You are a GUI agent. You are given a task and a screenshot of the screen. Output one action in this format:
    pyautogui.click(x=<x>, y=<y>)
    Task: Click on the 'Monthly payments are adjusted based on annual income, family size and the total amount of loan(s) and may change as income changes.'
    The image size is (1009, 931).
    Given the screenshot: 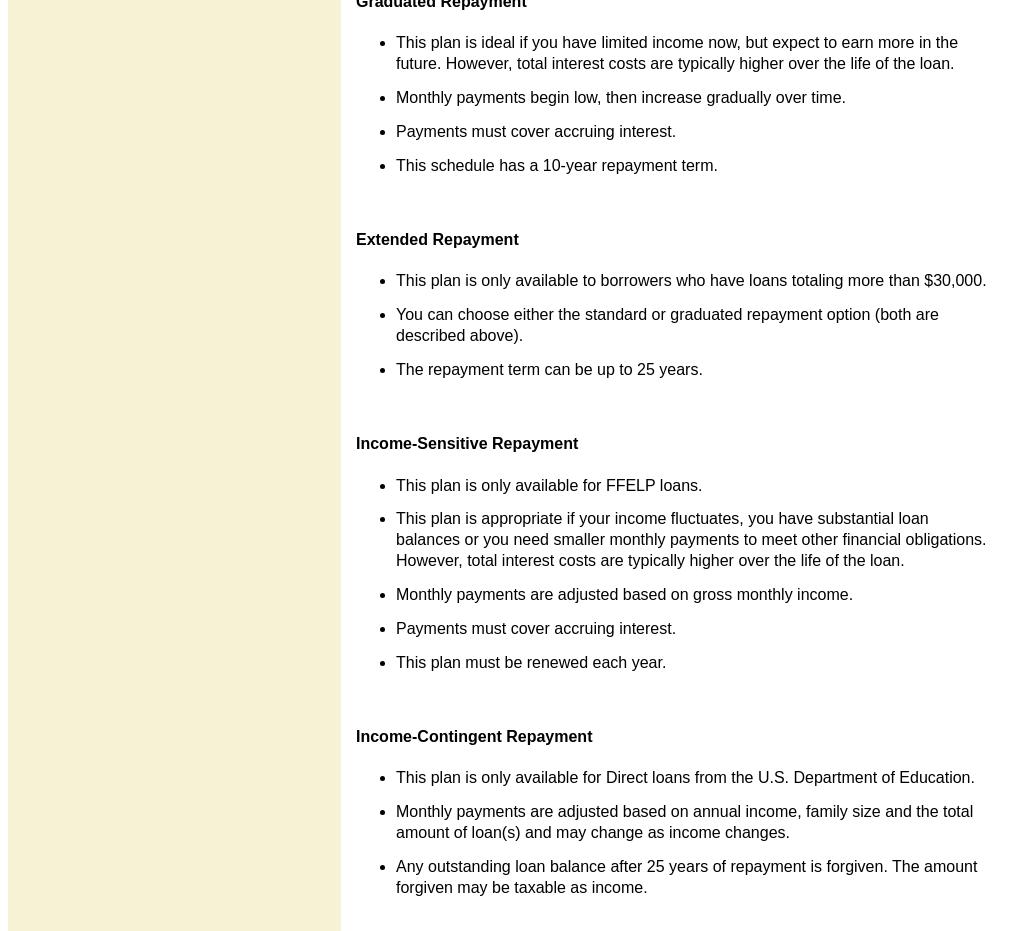 What is the action you would take?
    pyautogui.click(x=684, y=820)
    